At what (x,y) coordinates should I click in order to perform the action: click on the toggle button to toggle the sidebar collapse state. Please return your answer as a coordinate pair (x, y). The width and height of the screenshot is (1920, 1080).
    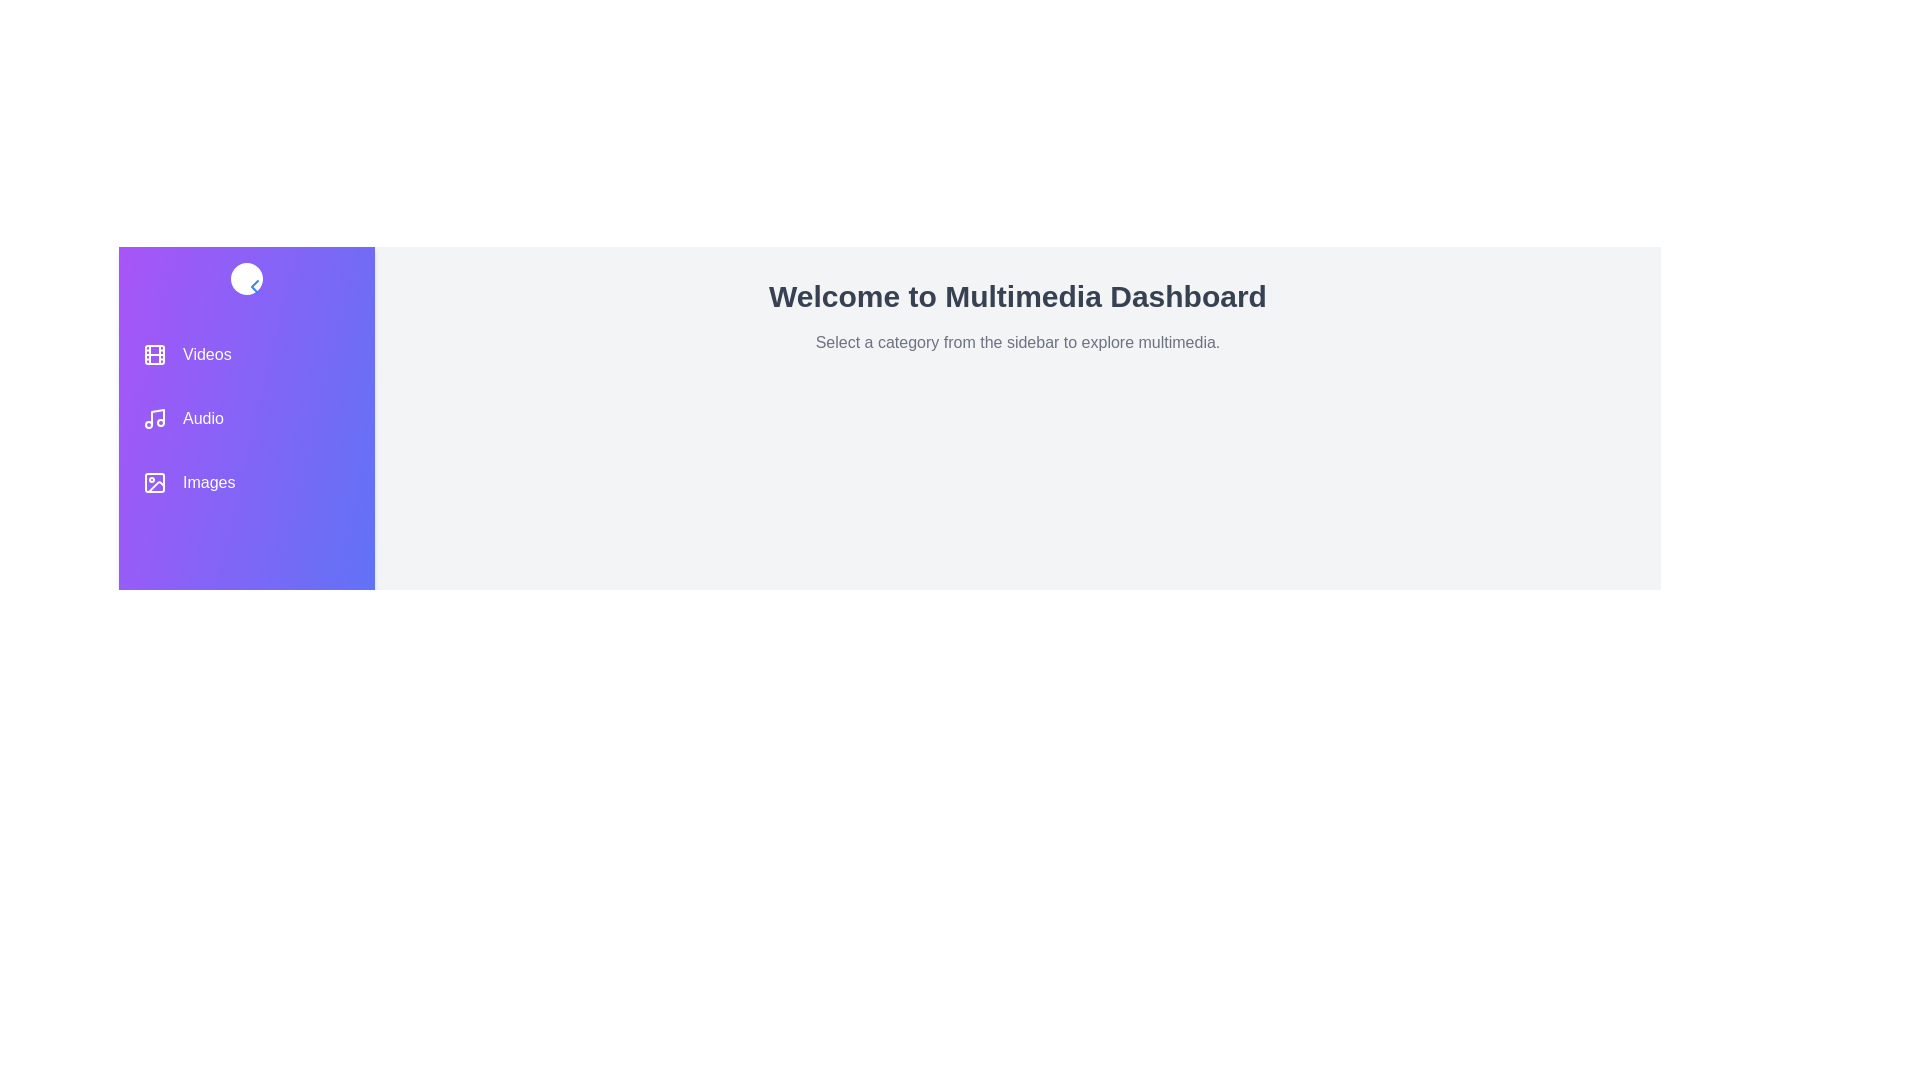
    Looking at the image, I should click on (245, 278).